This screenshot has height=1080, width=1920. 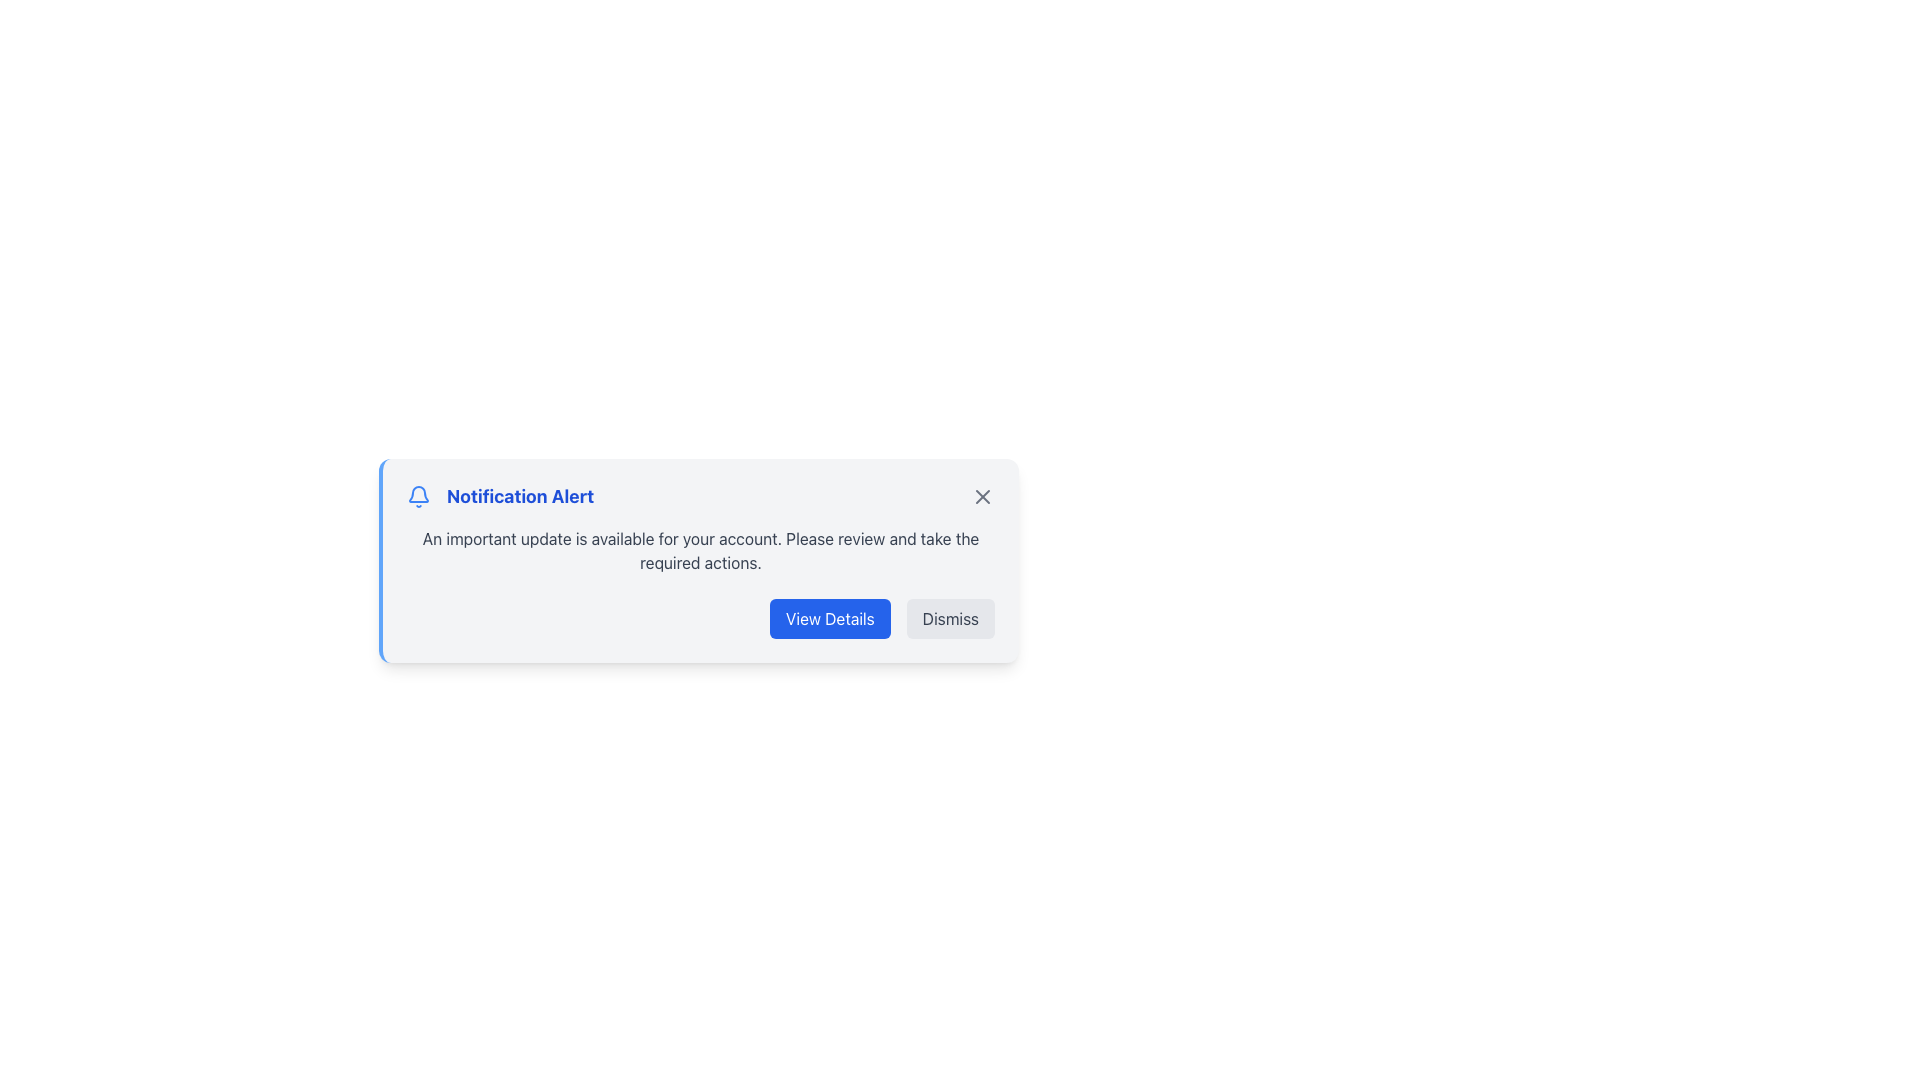 What do you see at coordinates (700, 551) in the screenshot?
I see `the text element that reads 'An important update is available for your account.' located within the notification card under the title 'Notification Alert'` at bounding box center [700, 551].